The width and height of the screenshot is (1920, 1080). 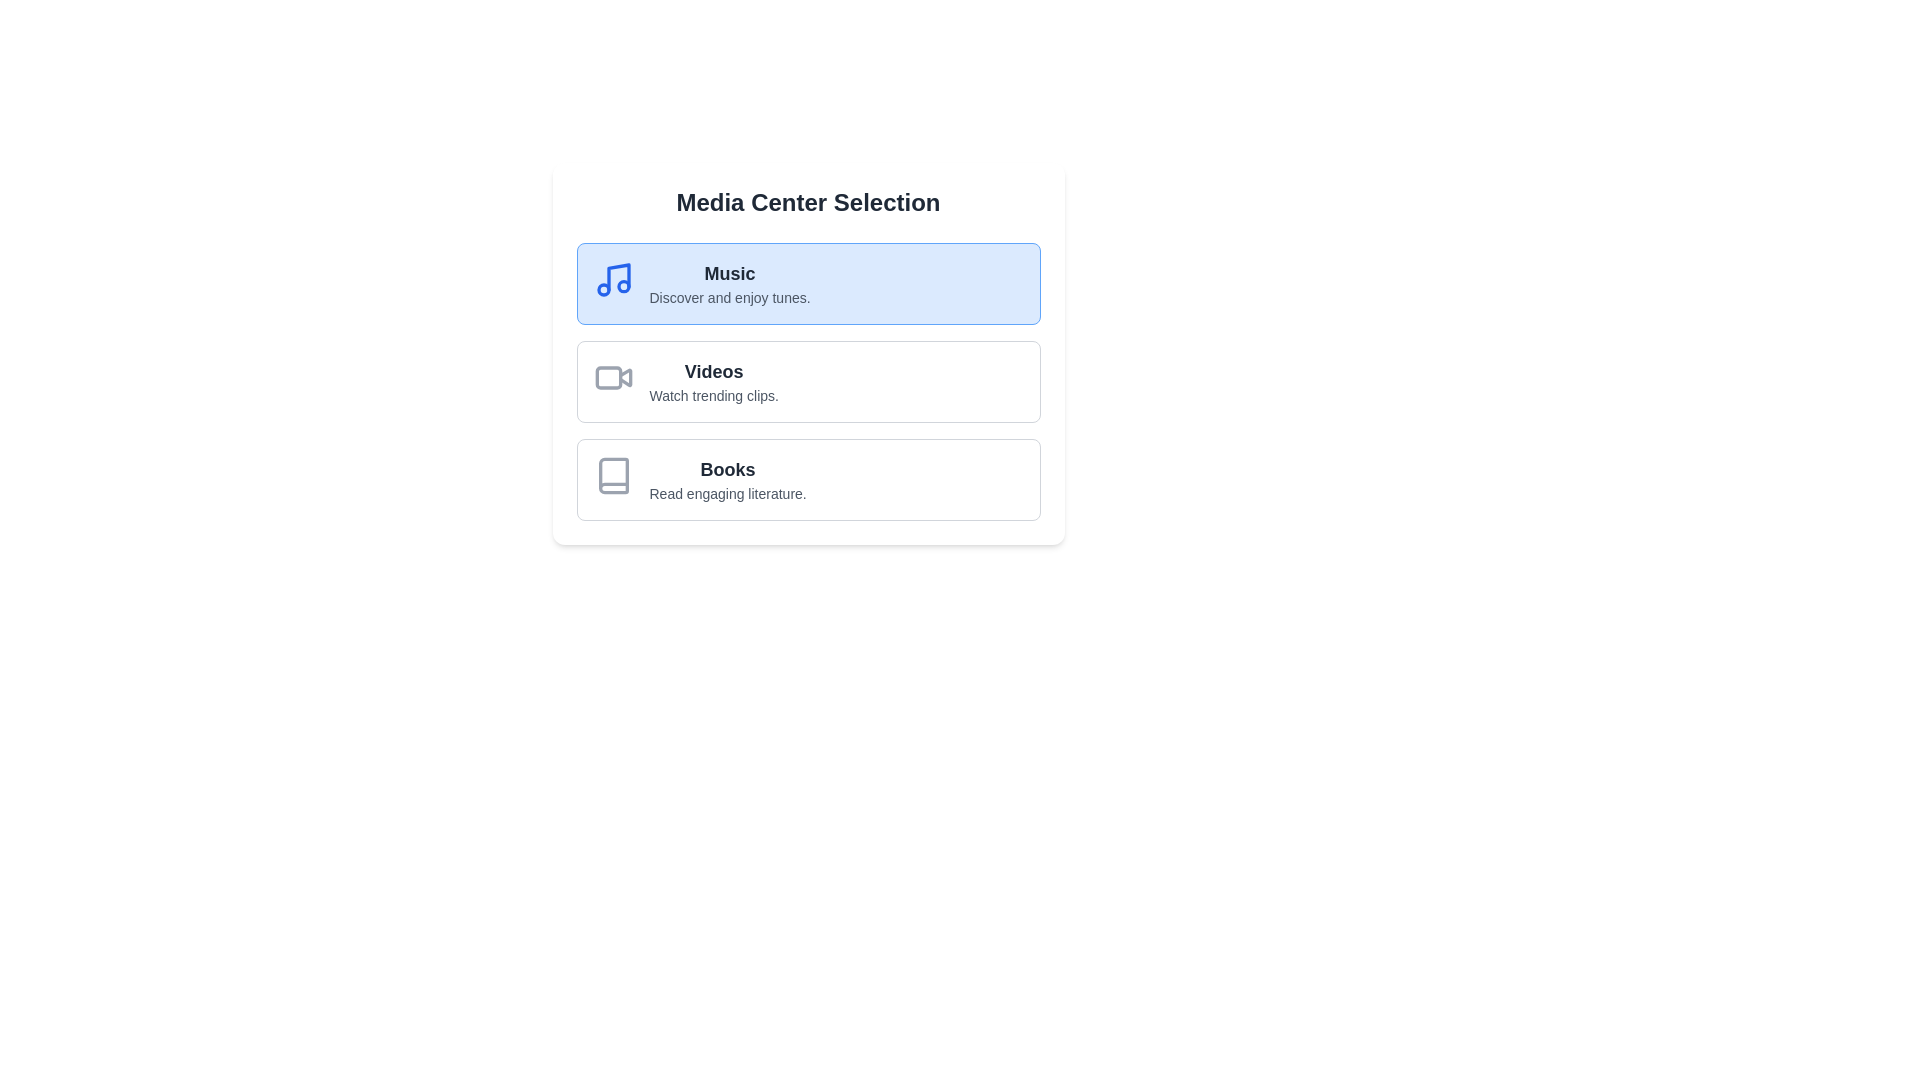 I want to click on the 'Videos' Interactive Card, which is the second item in a vertical list of three cards in the media center interface, so click(x=808, y=353).